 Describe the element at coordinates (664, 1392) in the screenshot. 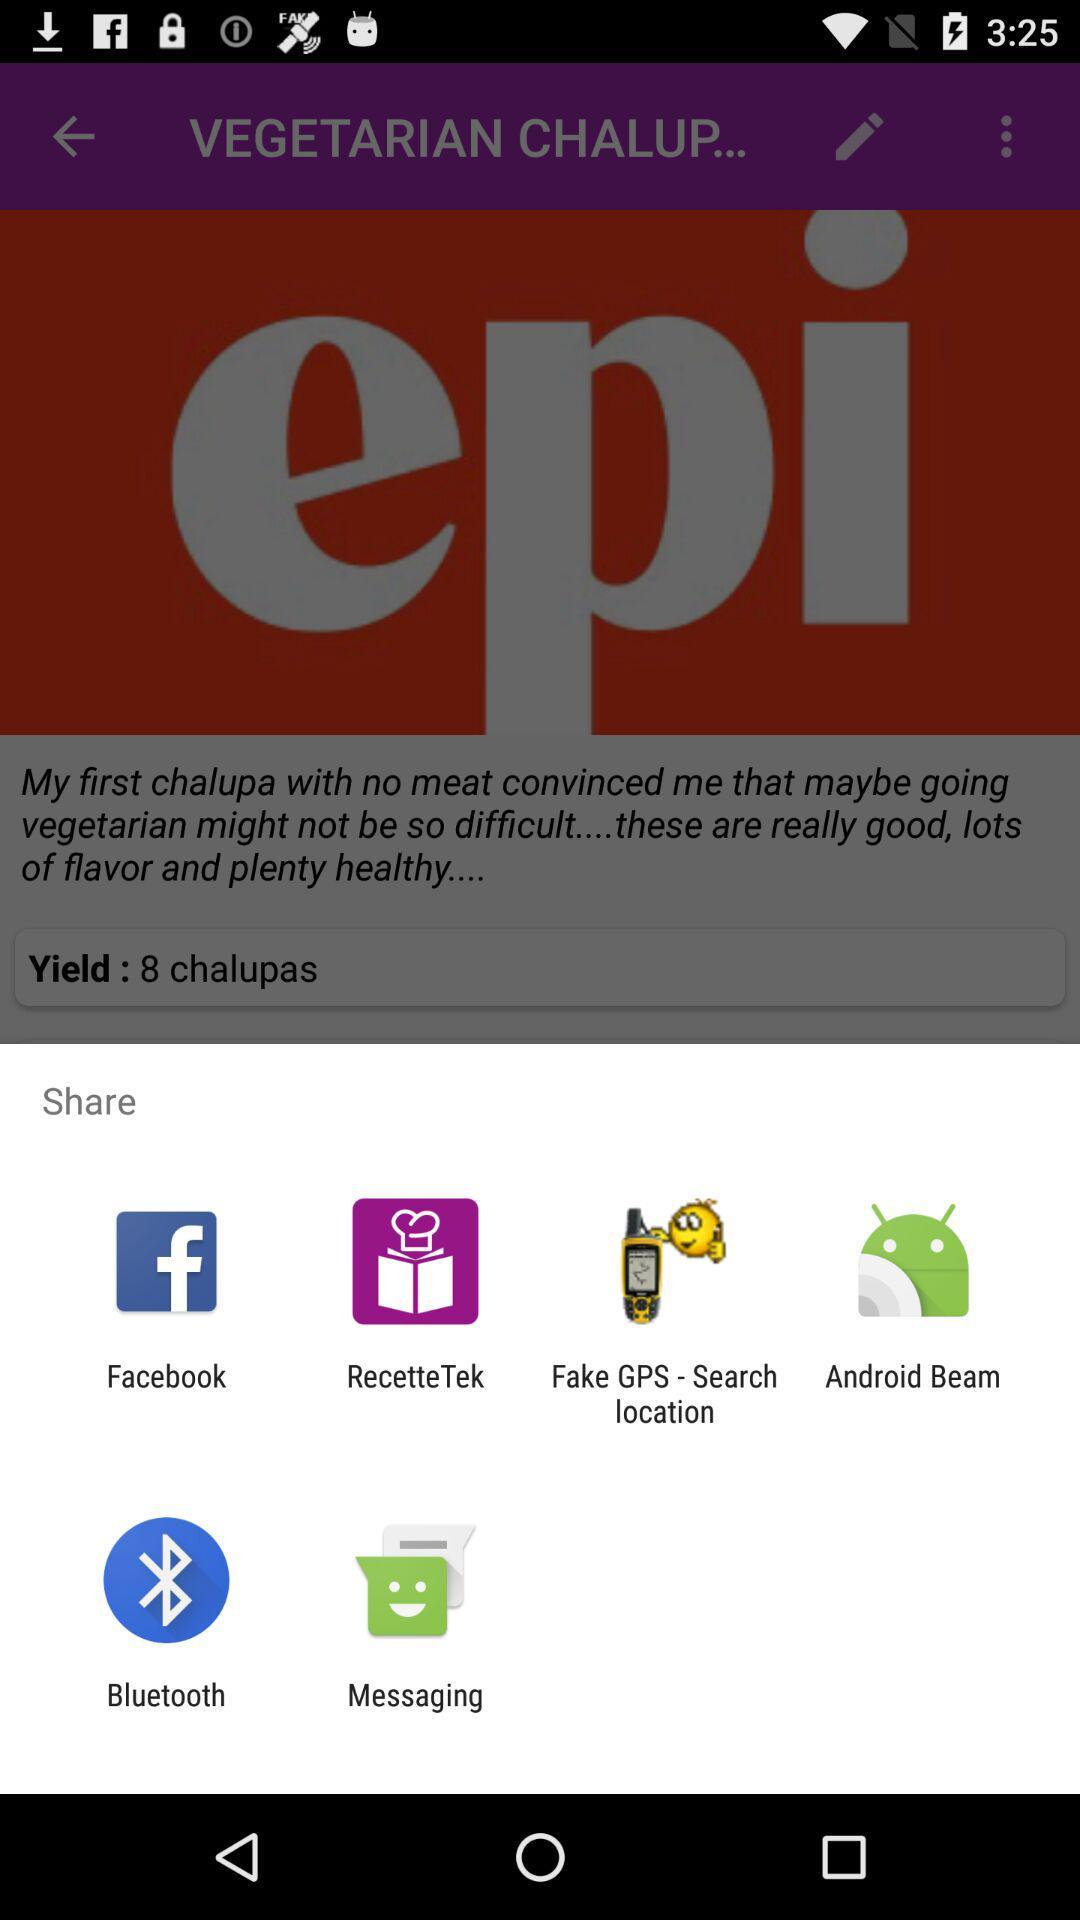

I see `app to the left of android beam app` at that location.